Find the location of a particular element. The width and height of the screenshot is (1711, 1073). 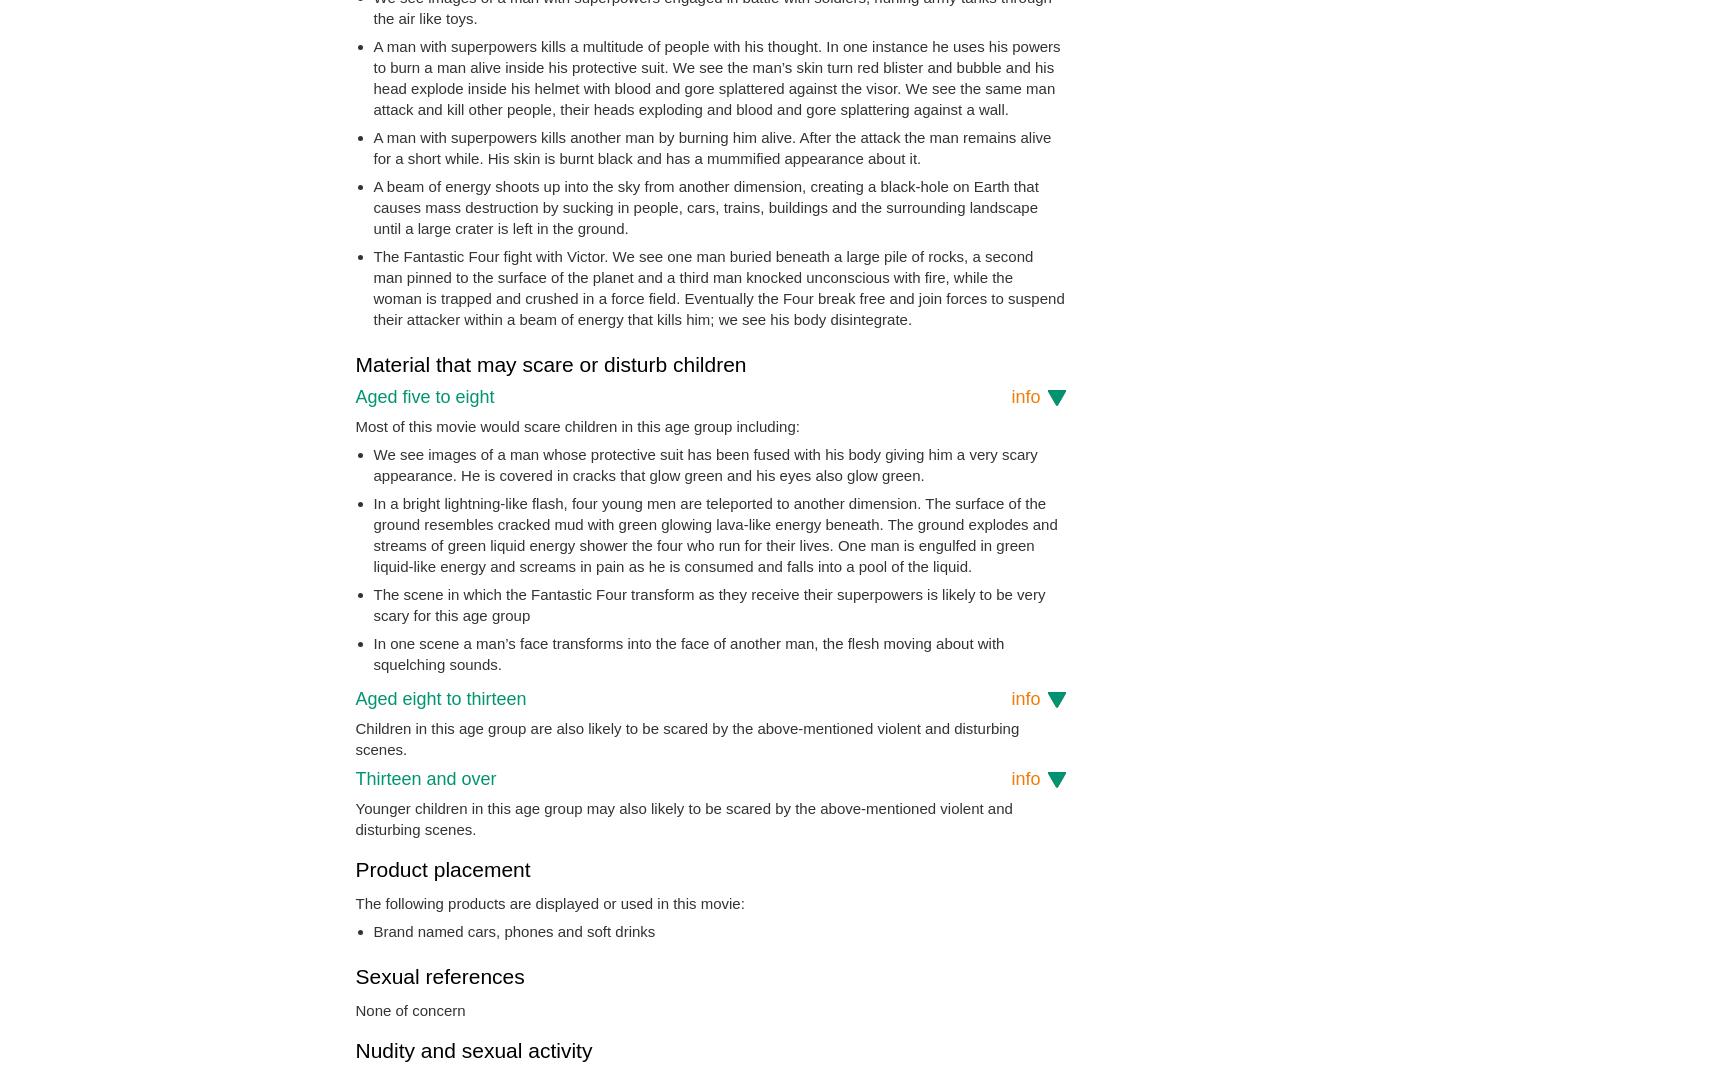

'A man with superpowers kills a multitude of people with his thought. In one instance he uses his powers to burn a man alive inside his protective suit. We see the man’s skin turn red blister and bubble and his head explode inside his helmet with blood and gore splattered against the visor. We see the same man attack and kill other people, their heads exploding and blood and gore splattering against a wall.' is located at coordinates (372, 77).